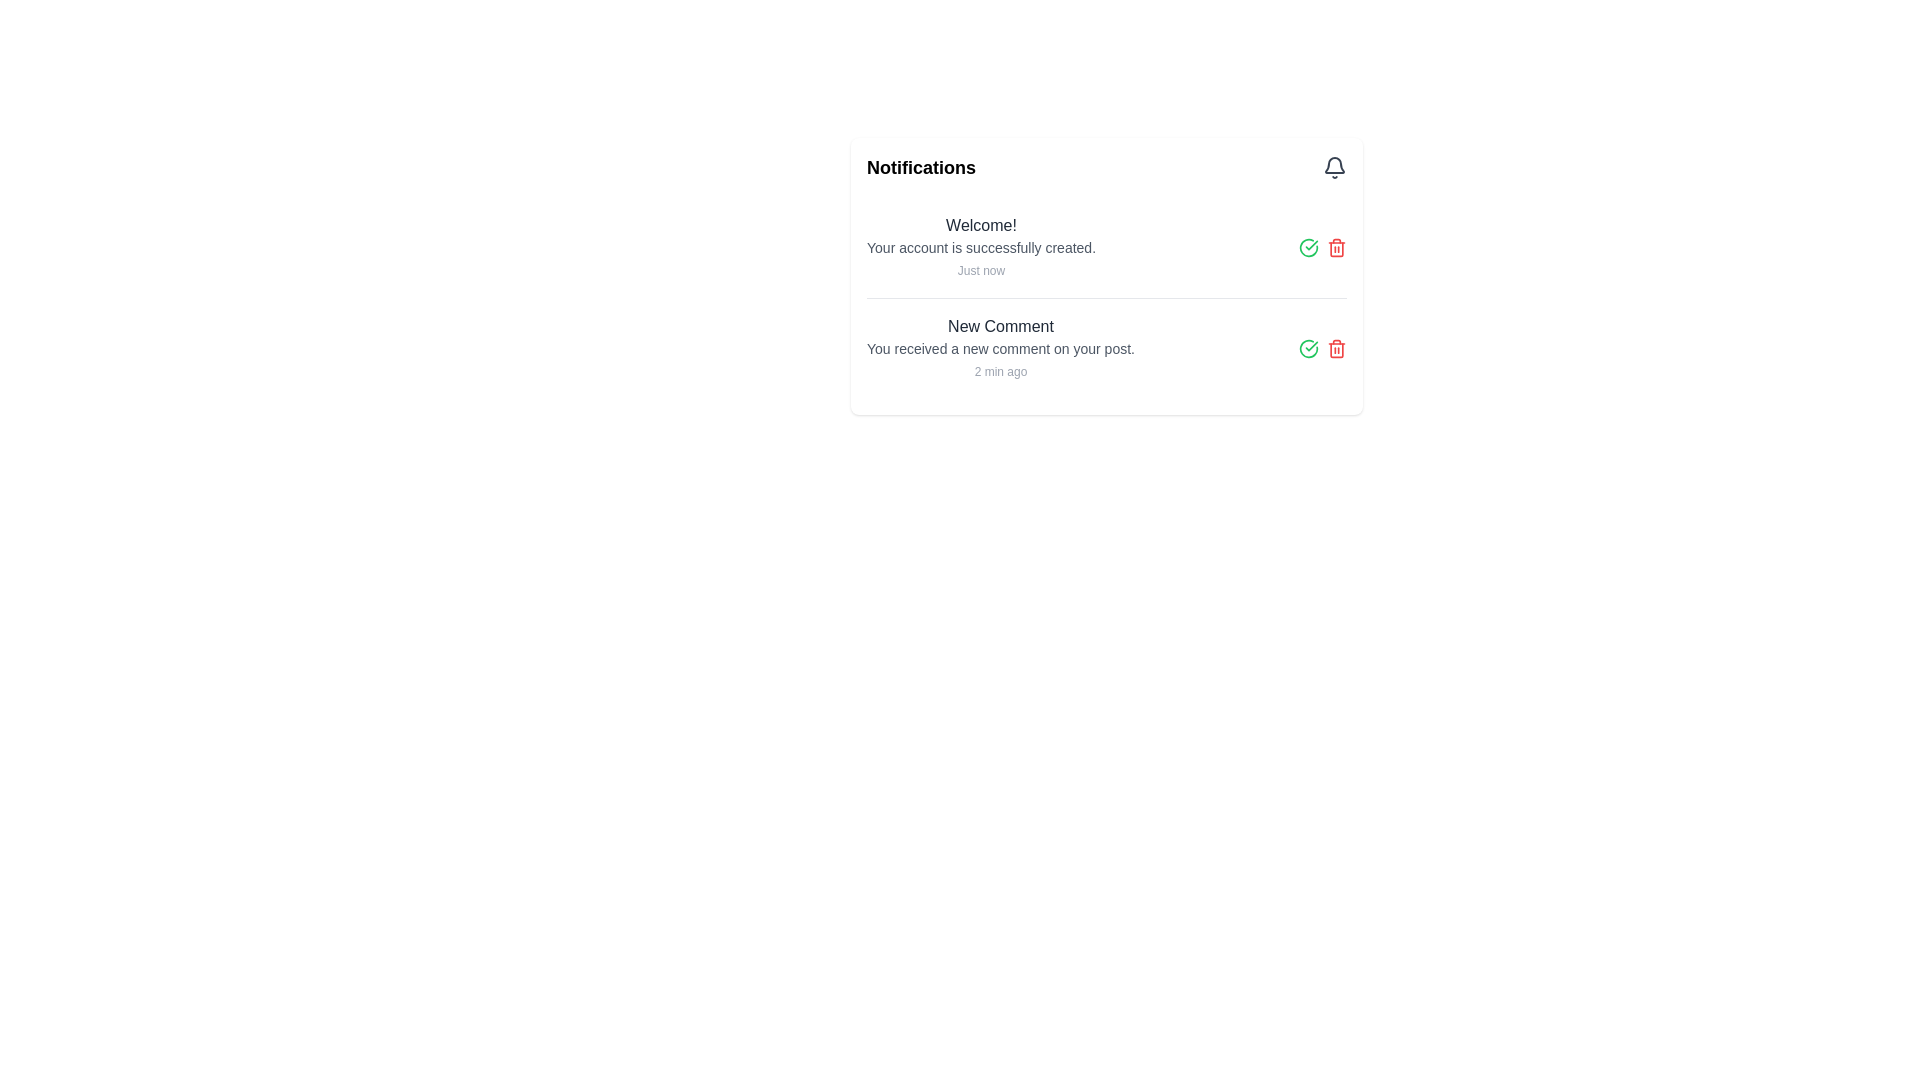 The width and height of the screenshot is (1920, 1080). I want to click on the 'Notifications' text label, which is styled with a large font size and bold weight, located at the top-left corner of the notification panel, so click(920, 167).